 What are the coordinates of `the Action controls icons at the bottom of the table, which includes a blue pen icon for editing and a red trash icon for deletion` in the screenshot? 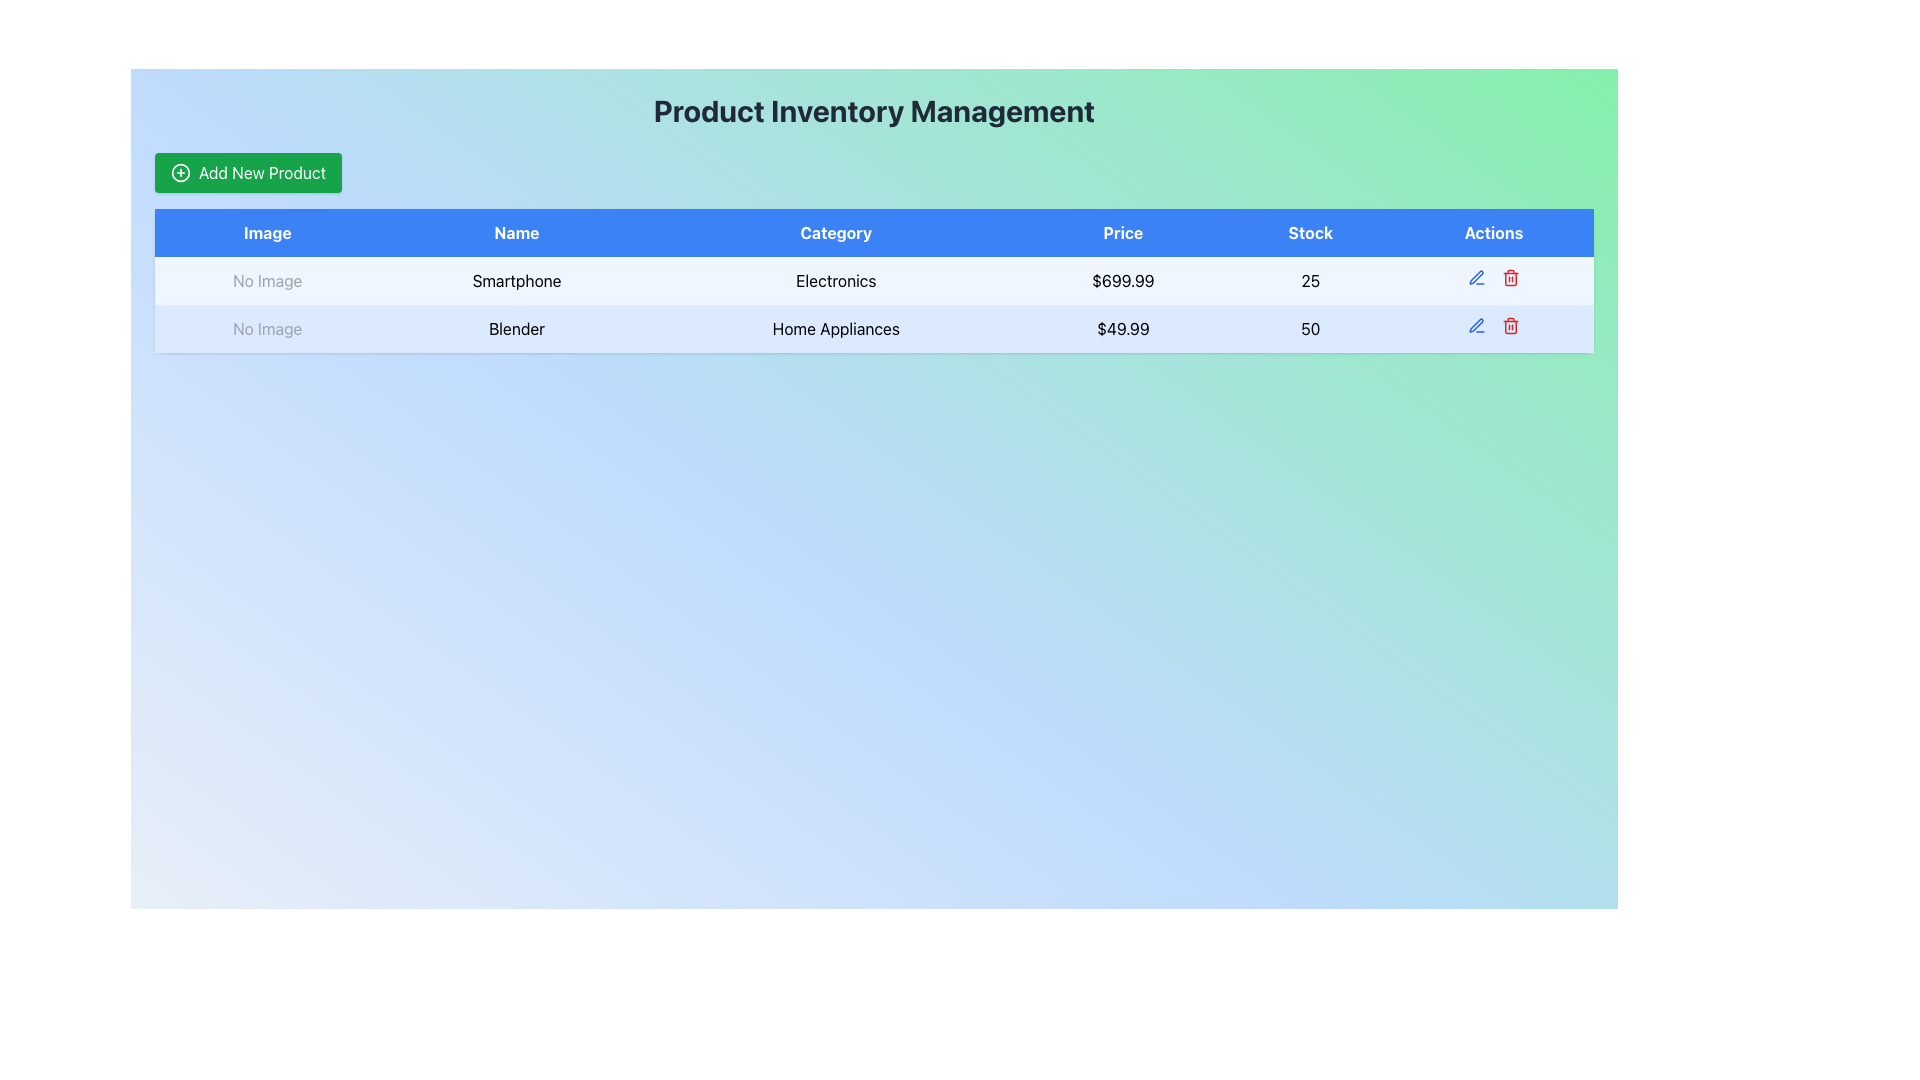 It's located at (1493, 277).